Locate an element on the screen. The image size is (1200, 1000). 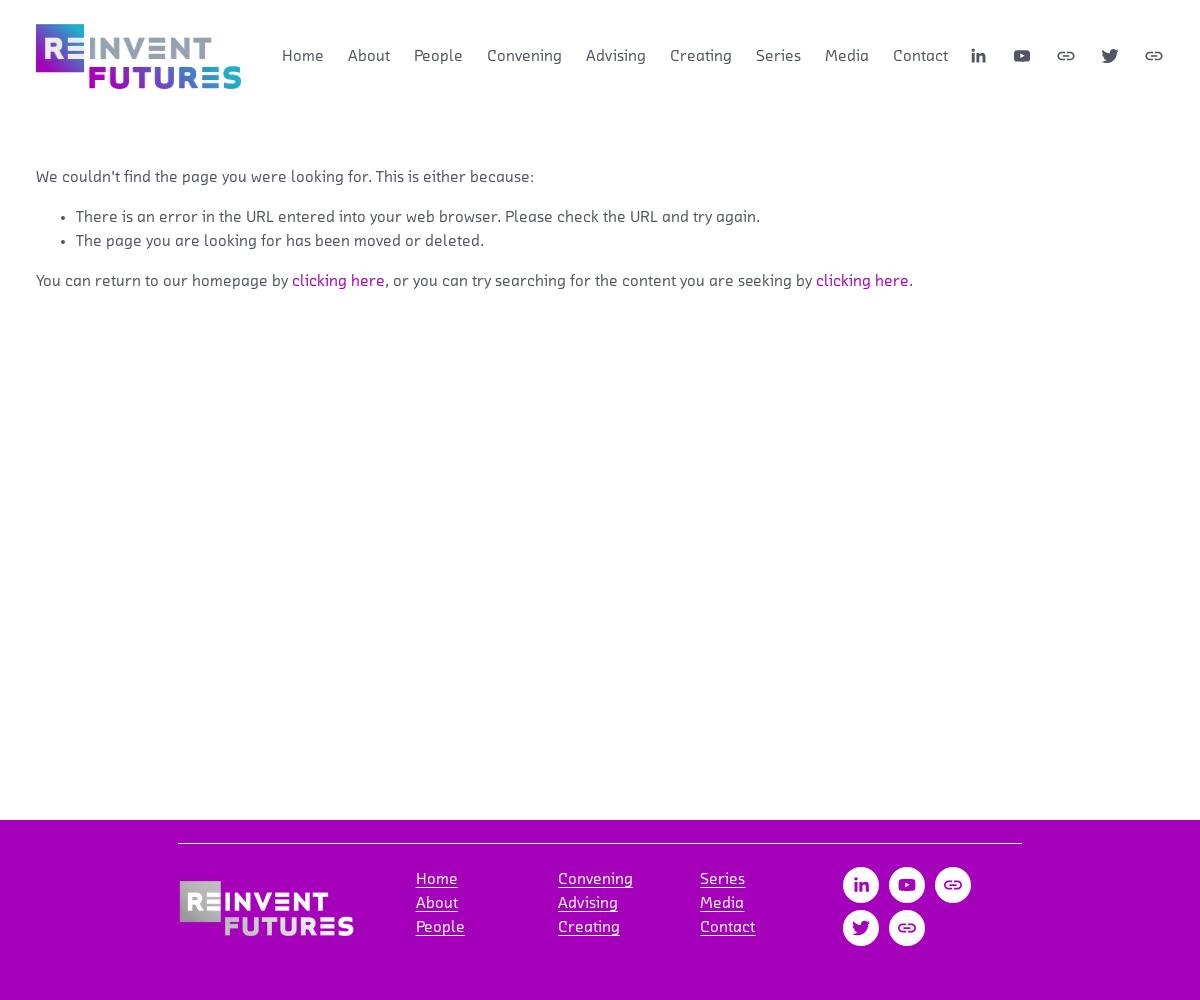
'There is an error in the URL entered into your web browser. Please check the URL and try again.' is located at coordinates (417, 215).